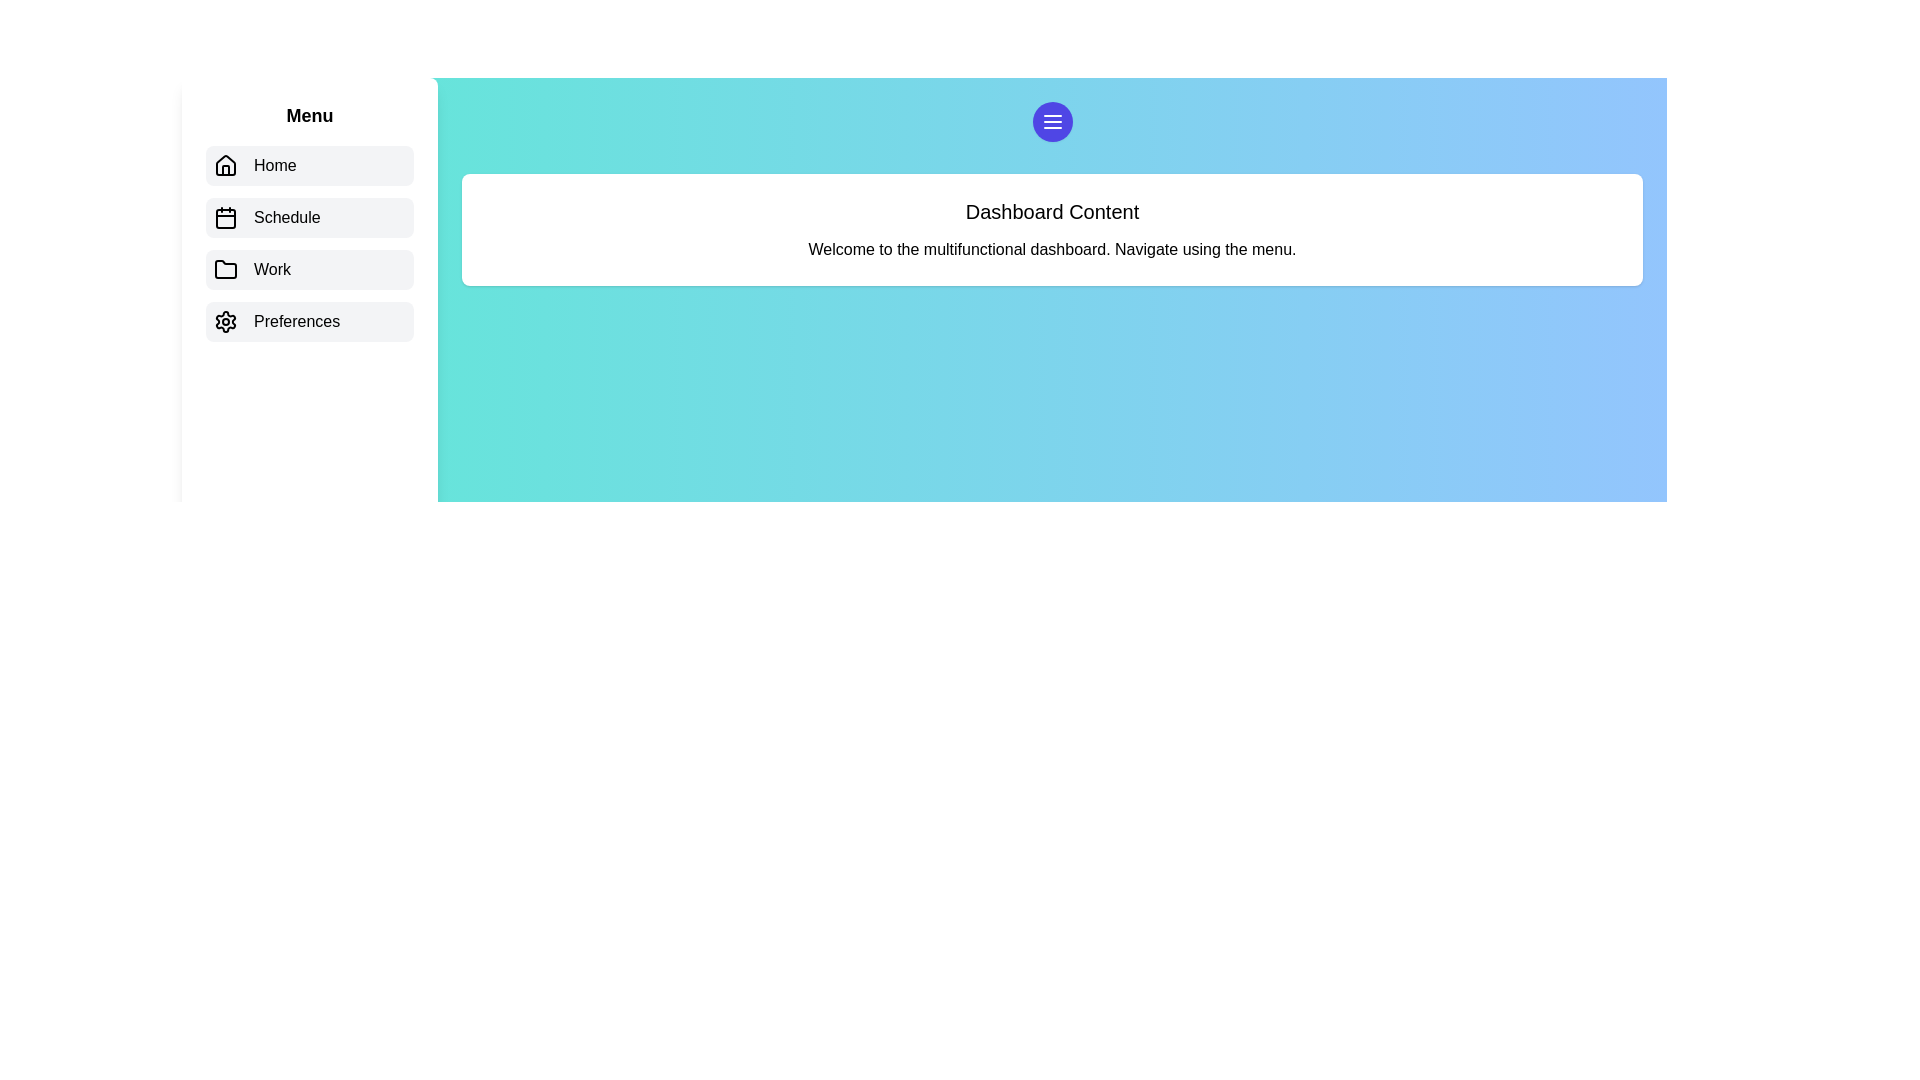 This screenshot has width=1920, height=1080. What do you see at coordinates (309, 218) in the screenshot?
I see `the menu item labeled Schedule` at bounding box center [309, 218].